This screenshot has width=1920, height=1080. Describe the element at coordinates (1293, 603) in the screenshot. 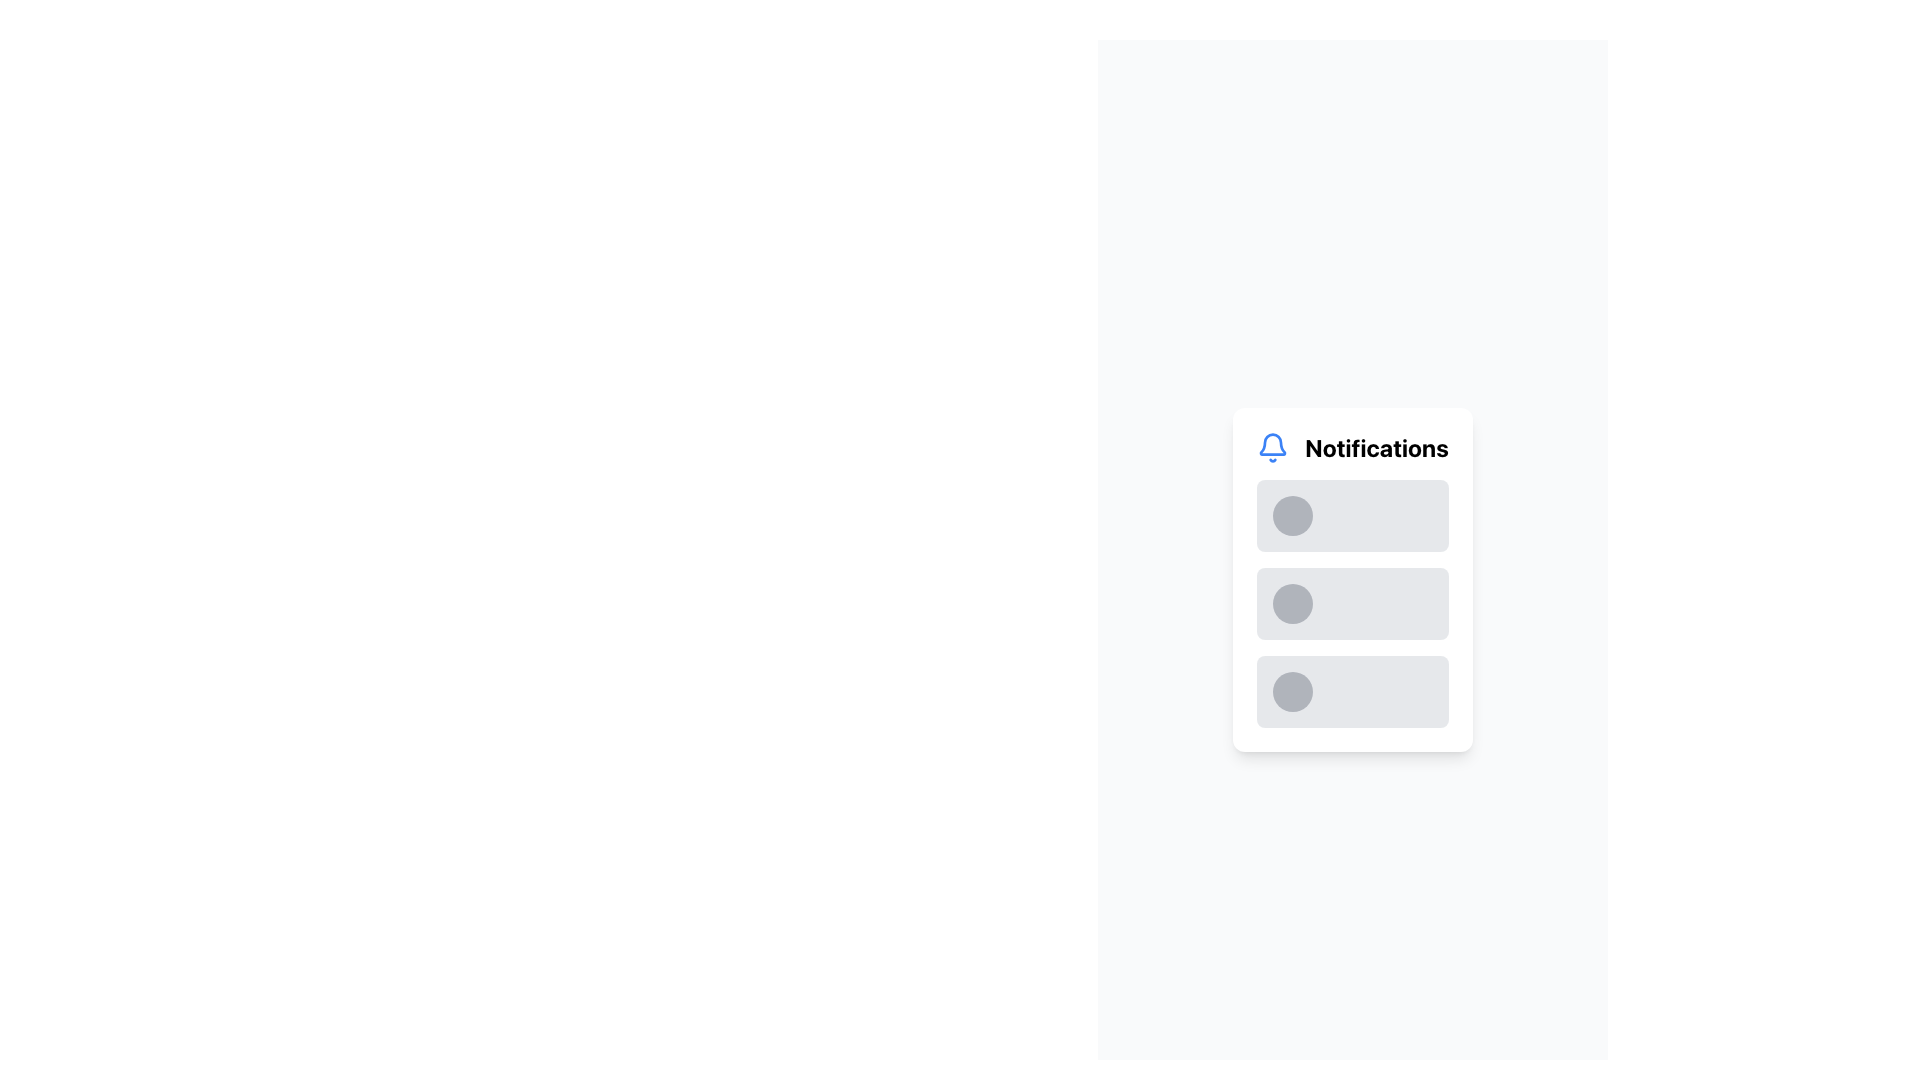

I see `the small circular placeholder styled with a gray background, located at the leftmost side of the middle notification item in a vertically stacked list` at that location.